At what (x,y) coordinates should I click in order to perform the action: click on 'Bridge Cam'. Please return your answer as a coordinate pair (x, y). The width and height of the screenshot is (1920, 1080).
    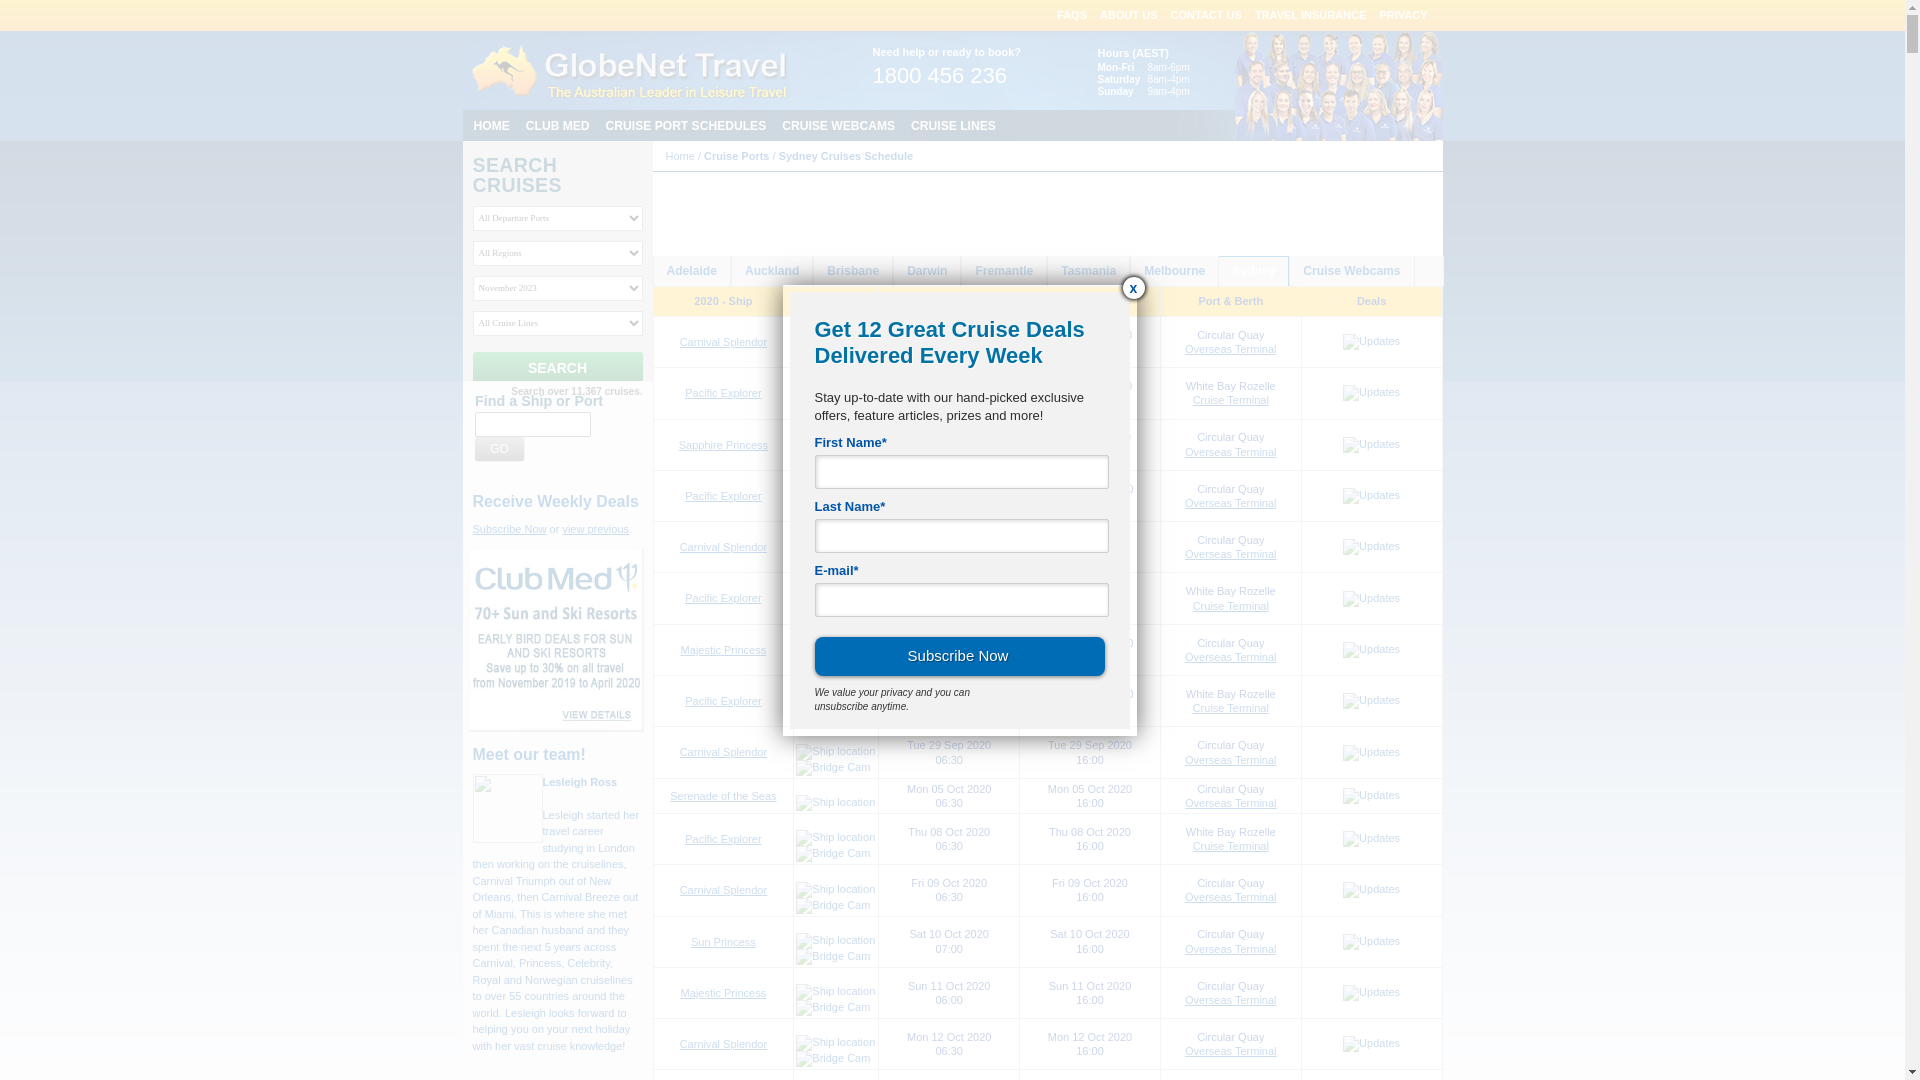
    Looking at the image, I should click on (833, 407).